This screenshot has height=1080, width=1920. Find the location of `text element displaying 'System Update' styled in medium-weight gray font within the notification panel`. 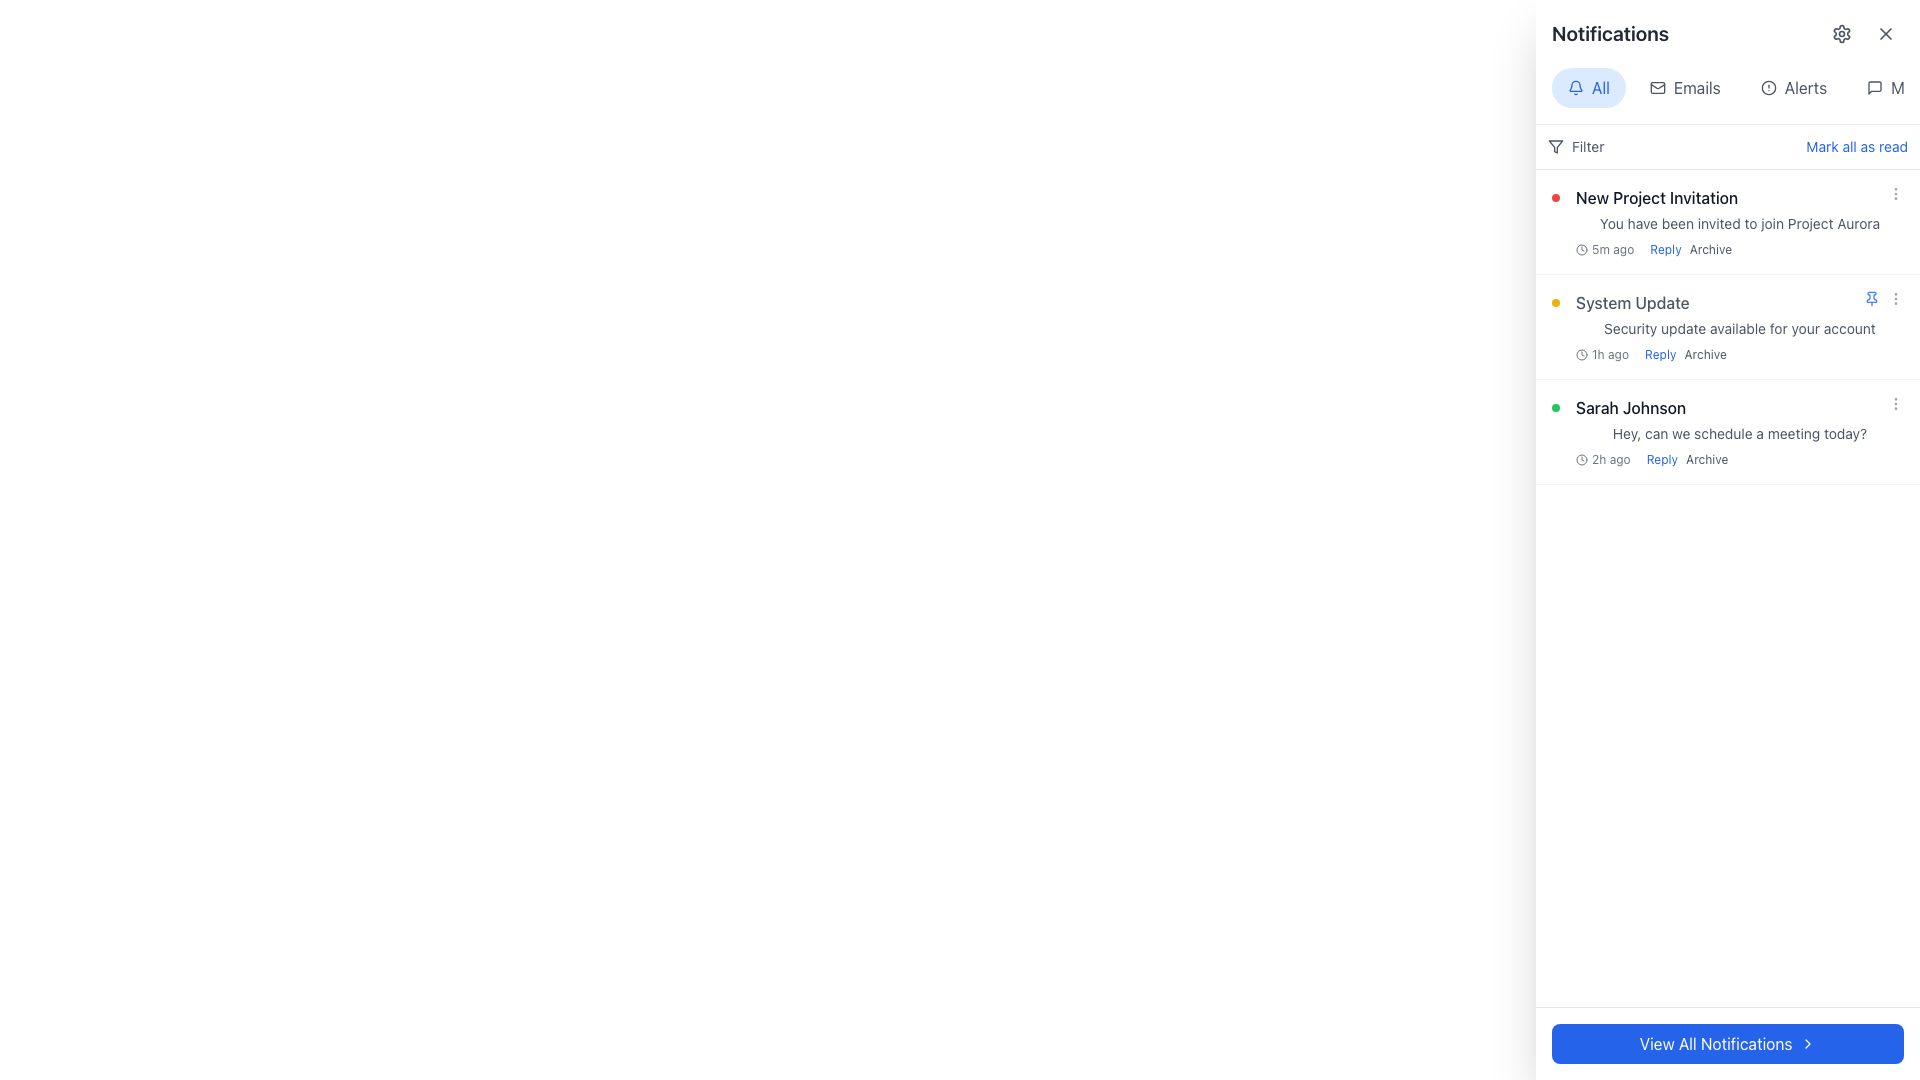

text element displaying 'System Update' styled in medium-weight gray font within the notification panel is located at coordinates (1632, 303).